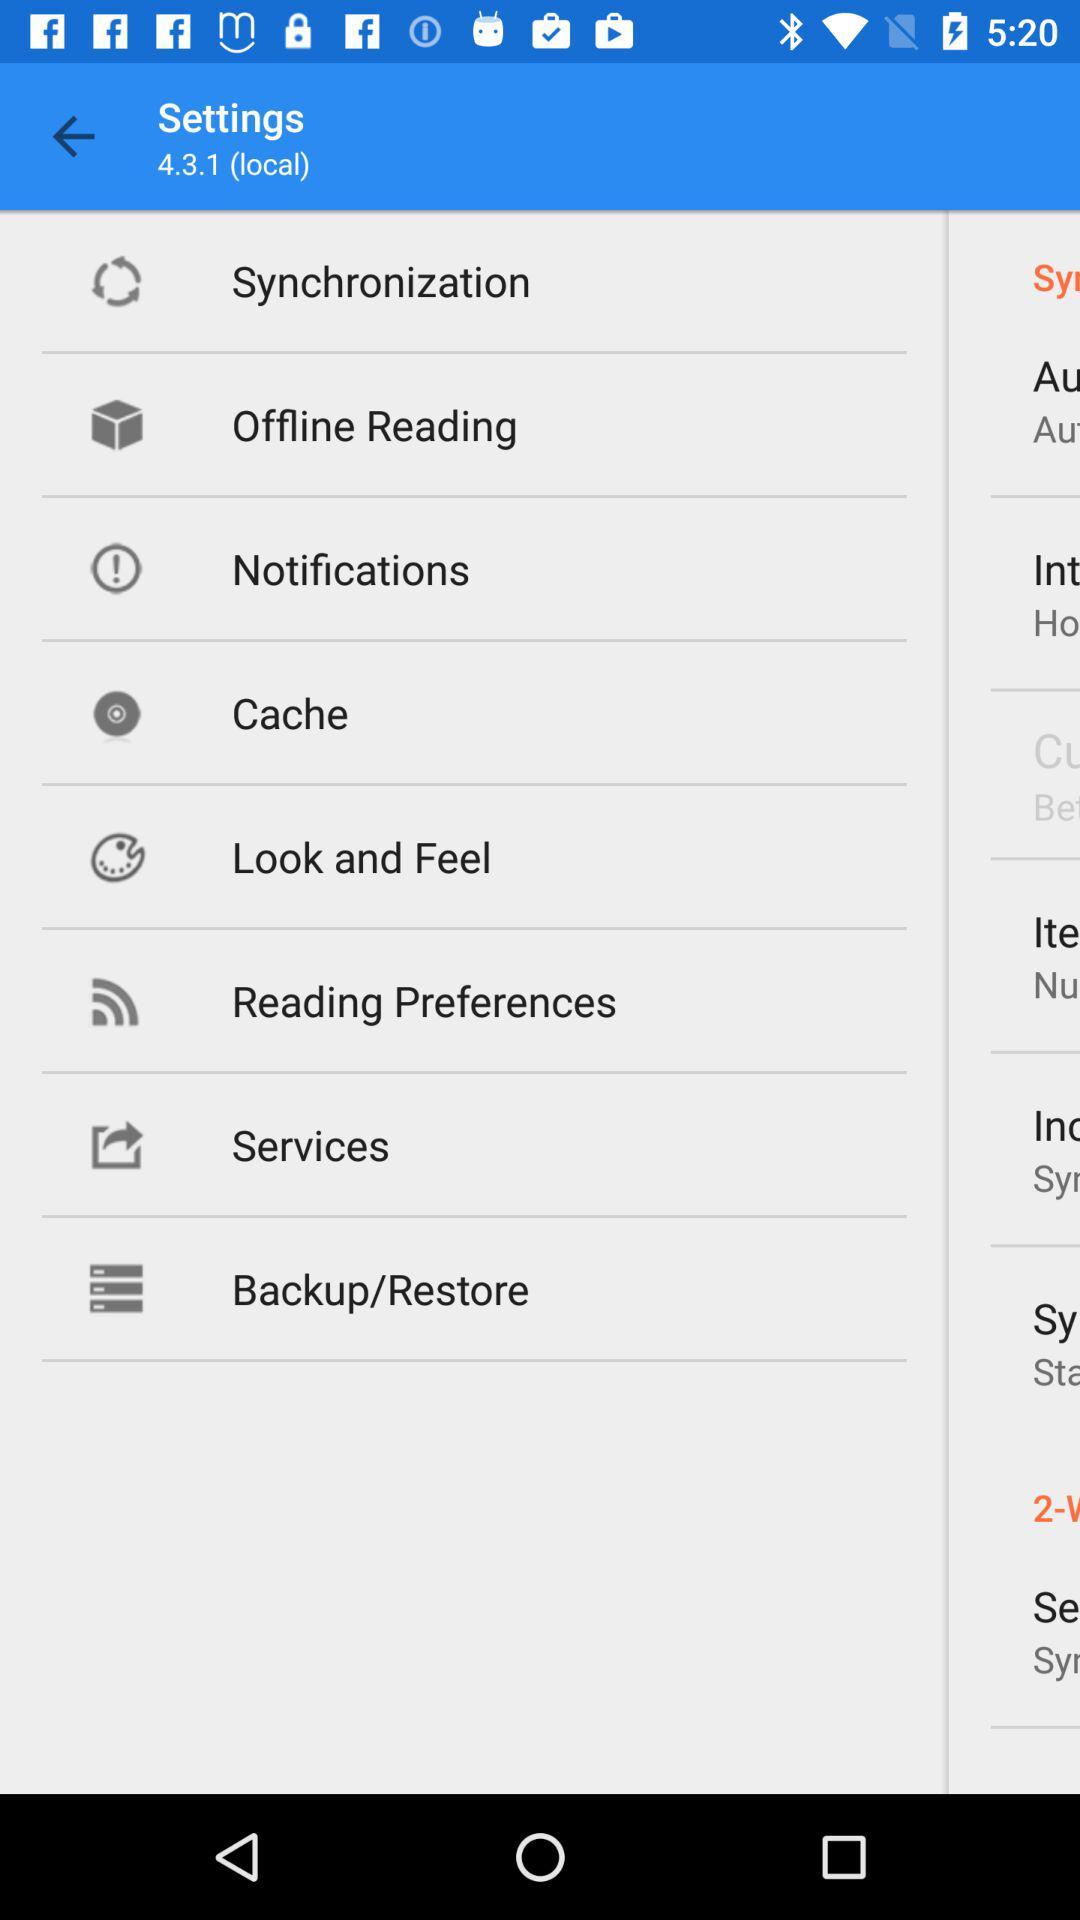 This screenshot has height=1920, width=1080. I want to click on item above custom interval item, so click(1055, 620).